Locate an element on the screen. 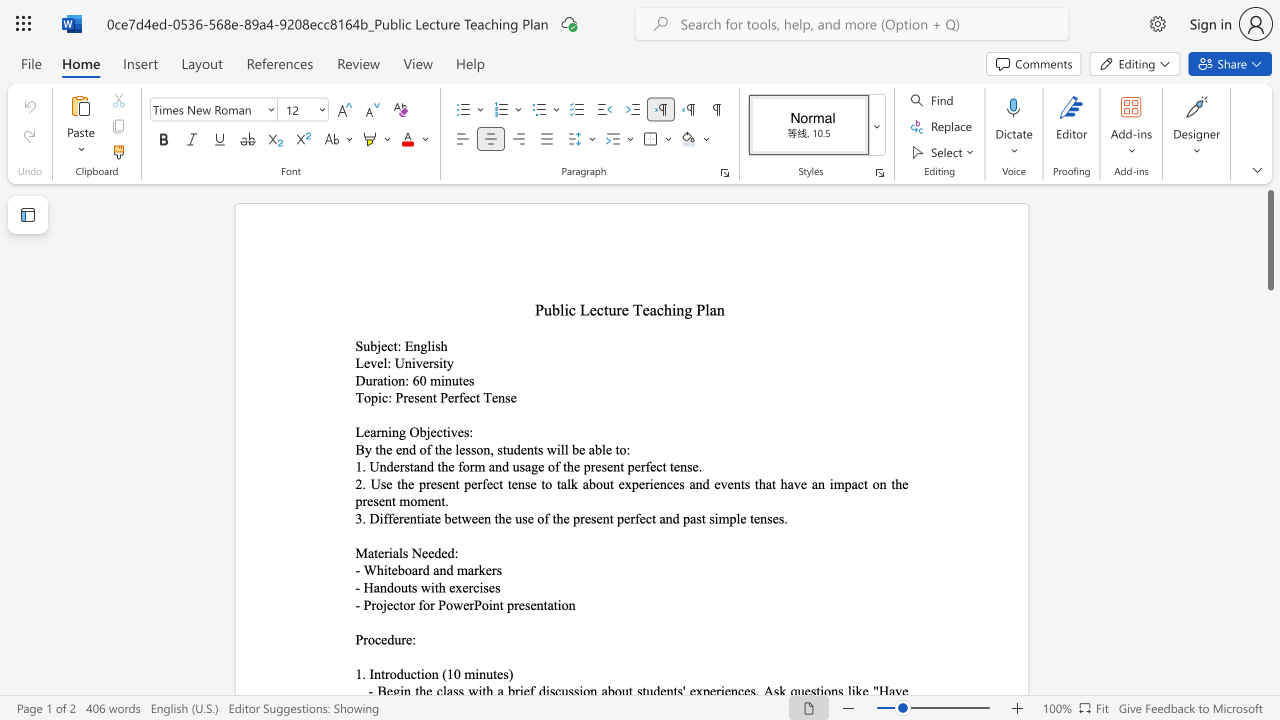  the subset text "Objectives" within the text "Learning Objectives:" is located at coordinates (408, 431).